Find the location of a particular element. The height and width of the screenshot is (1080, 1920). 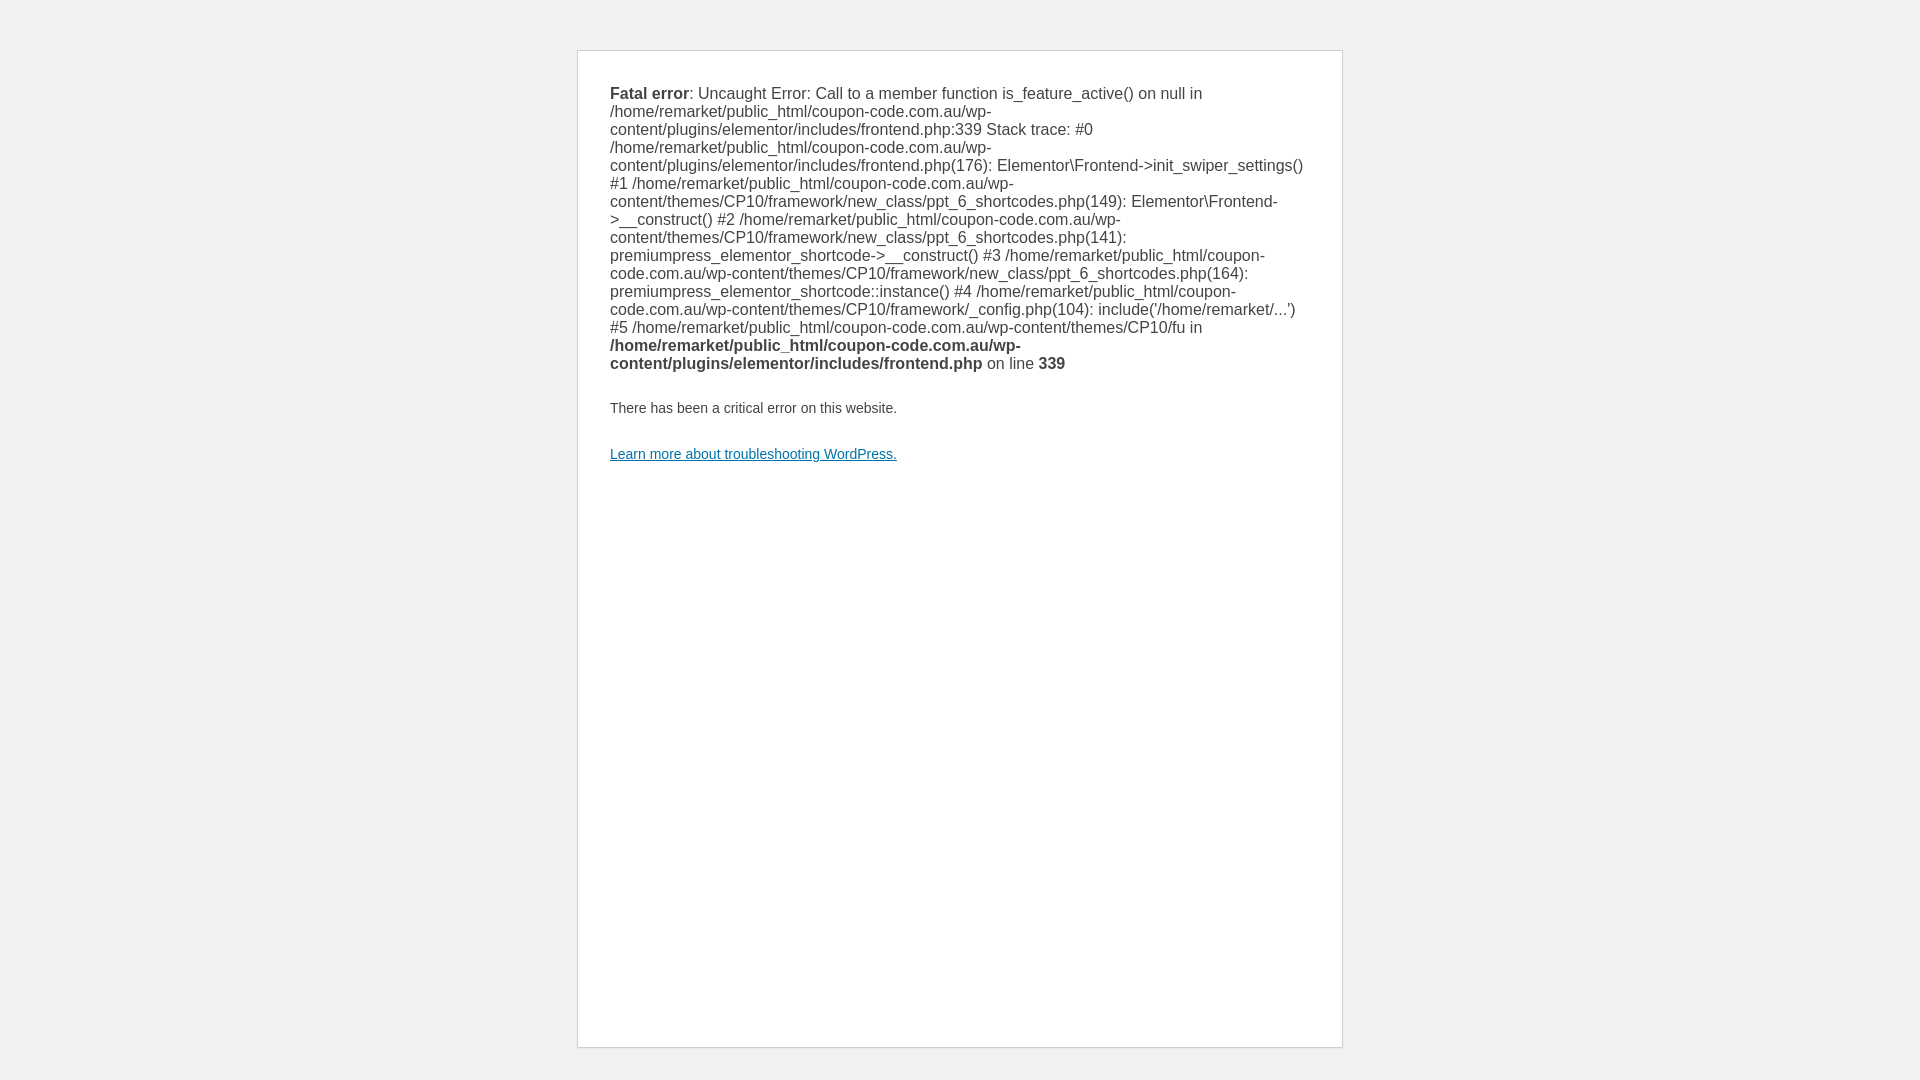

'Learn more about troubleshooting WordPress.' is located at coordinates (752, 454).